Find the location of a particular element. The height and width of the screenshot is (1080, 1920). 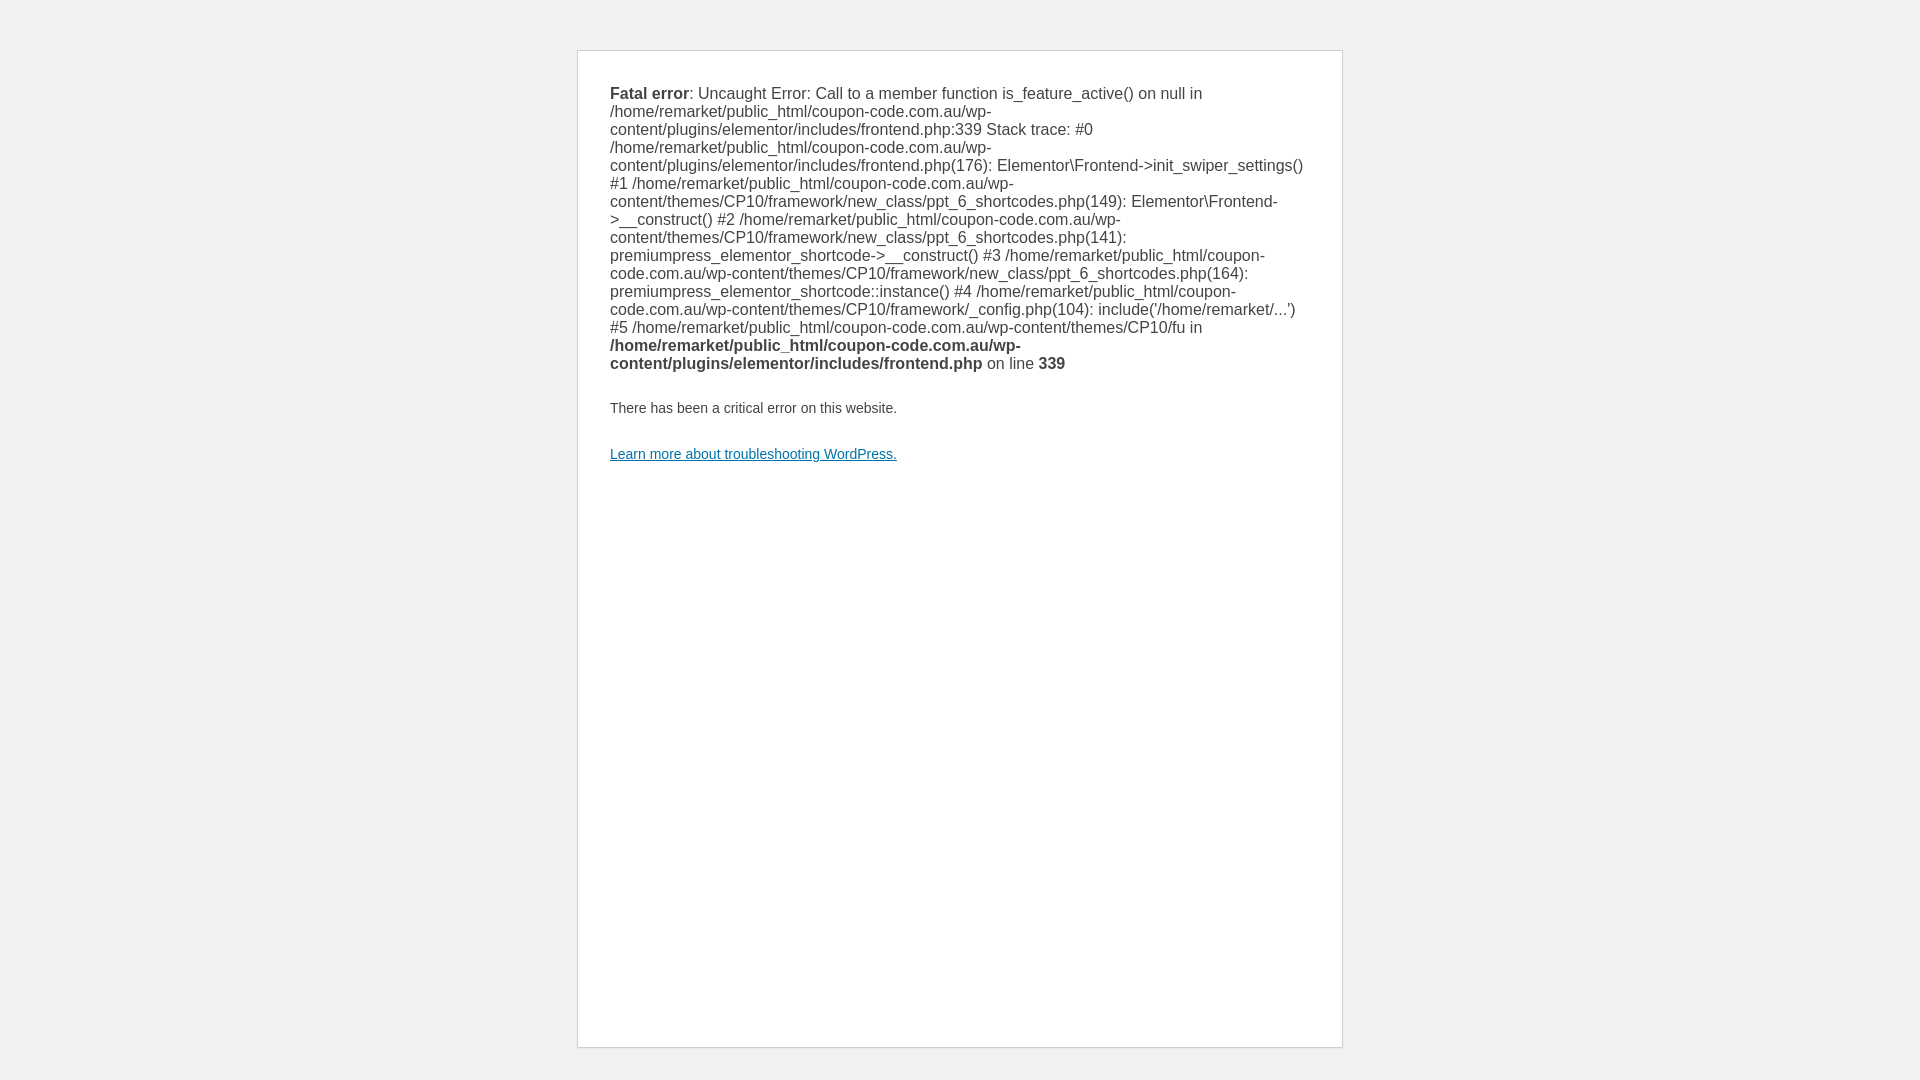

'Learn more about troubleshooting WordPress.' is located at coordinates (752, 454).